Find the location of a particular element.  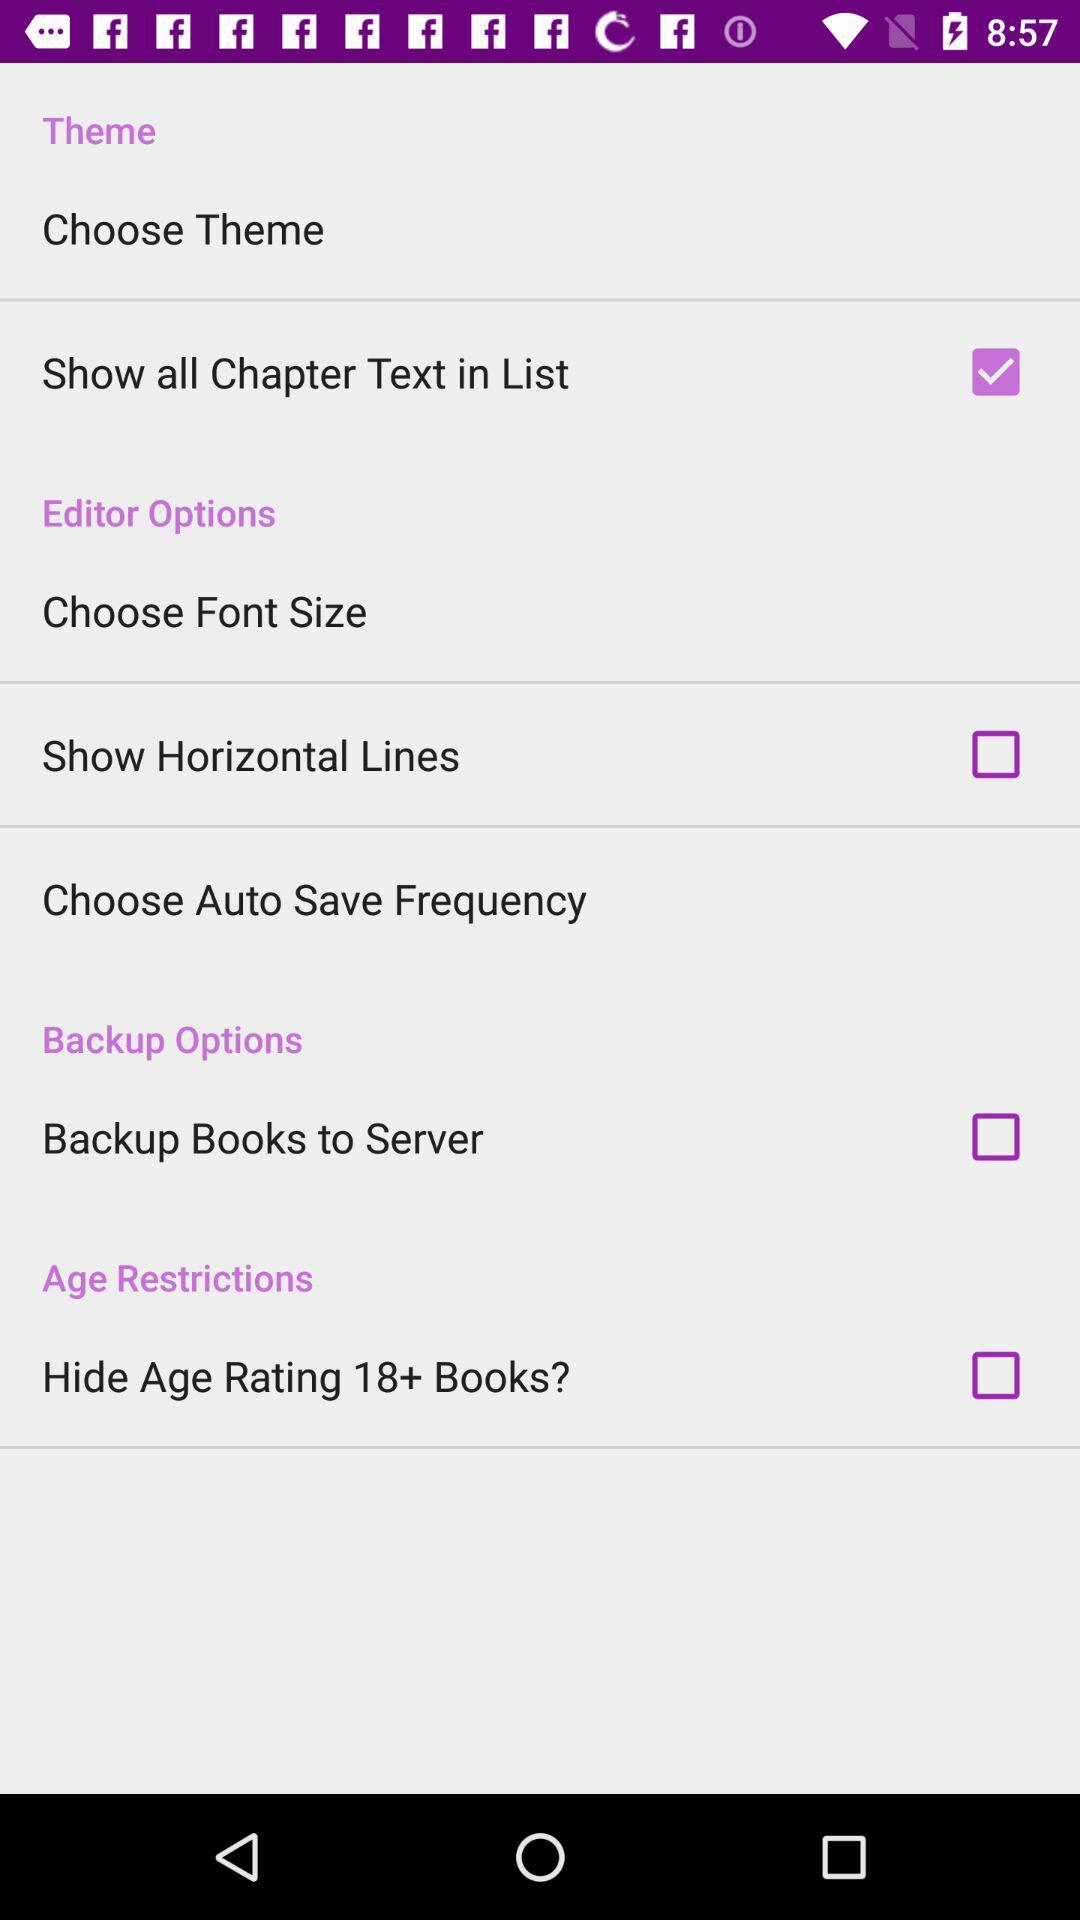

the show horizontal lines app is located at coordinates (250, 753).